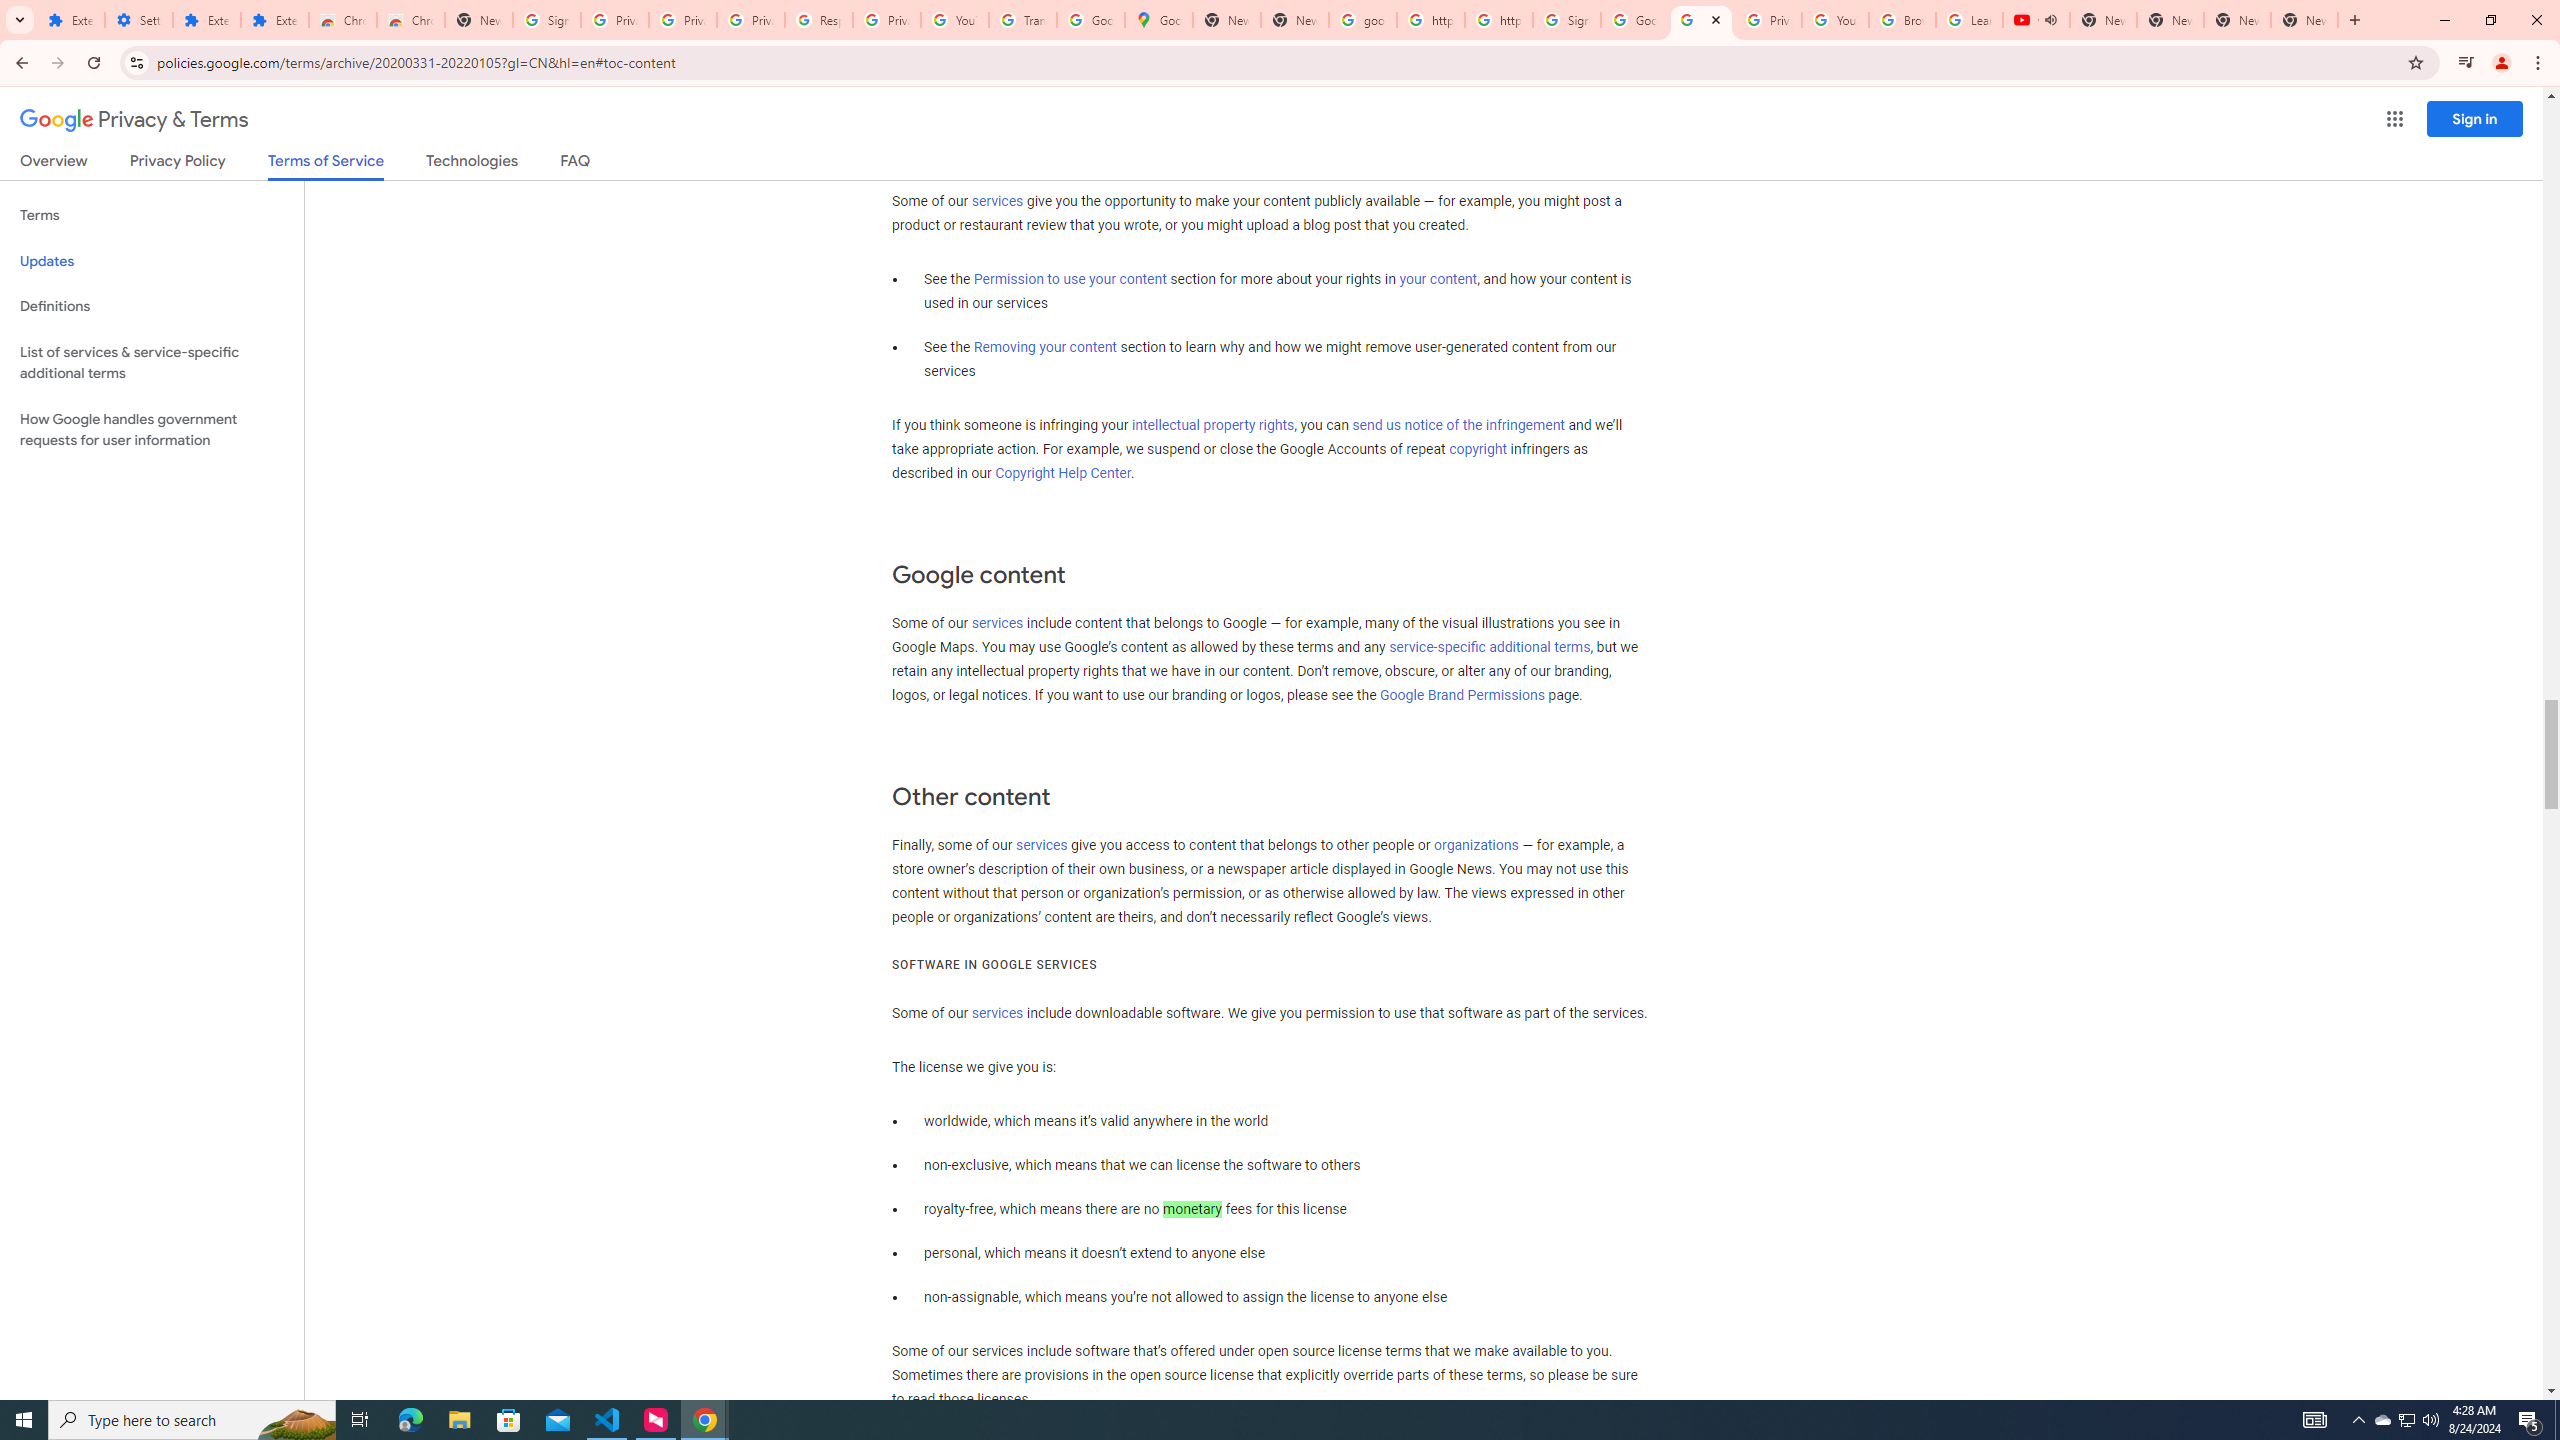 This screenshot has width=2560, height=1440. What do you see at coordinates (70, 19) in the screenshot?
I see `'Extensions'` at bounding box center [70, 19].